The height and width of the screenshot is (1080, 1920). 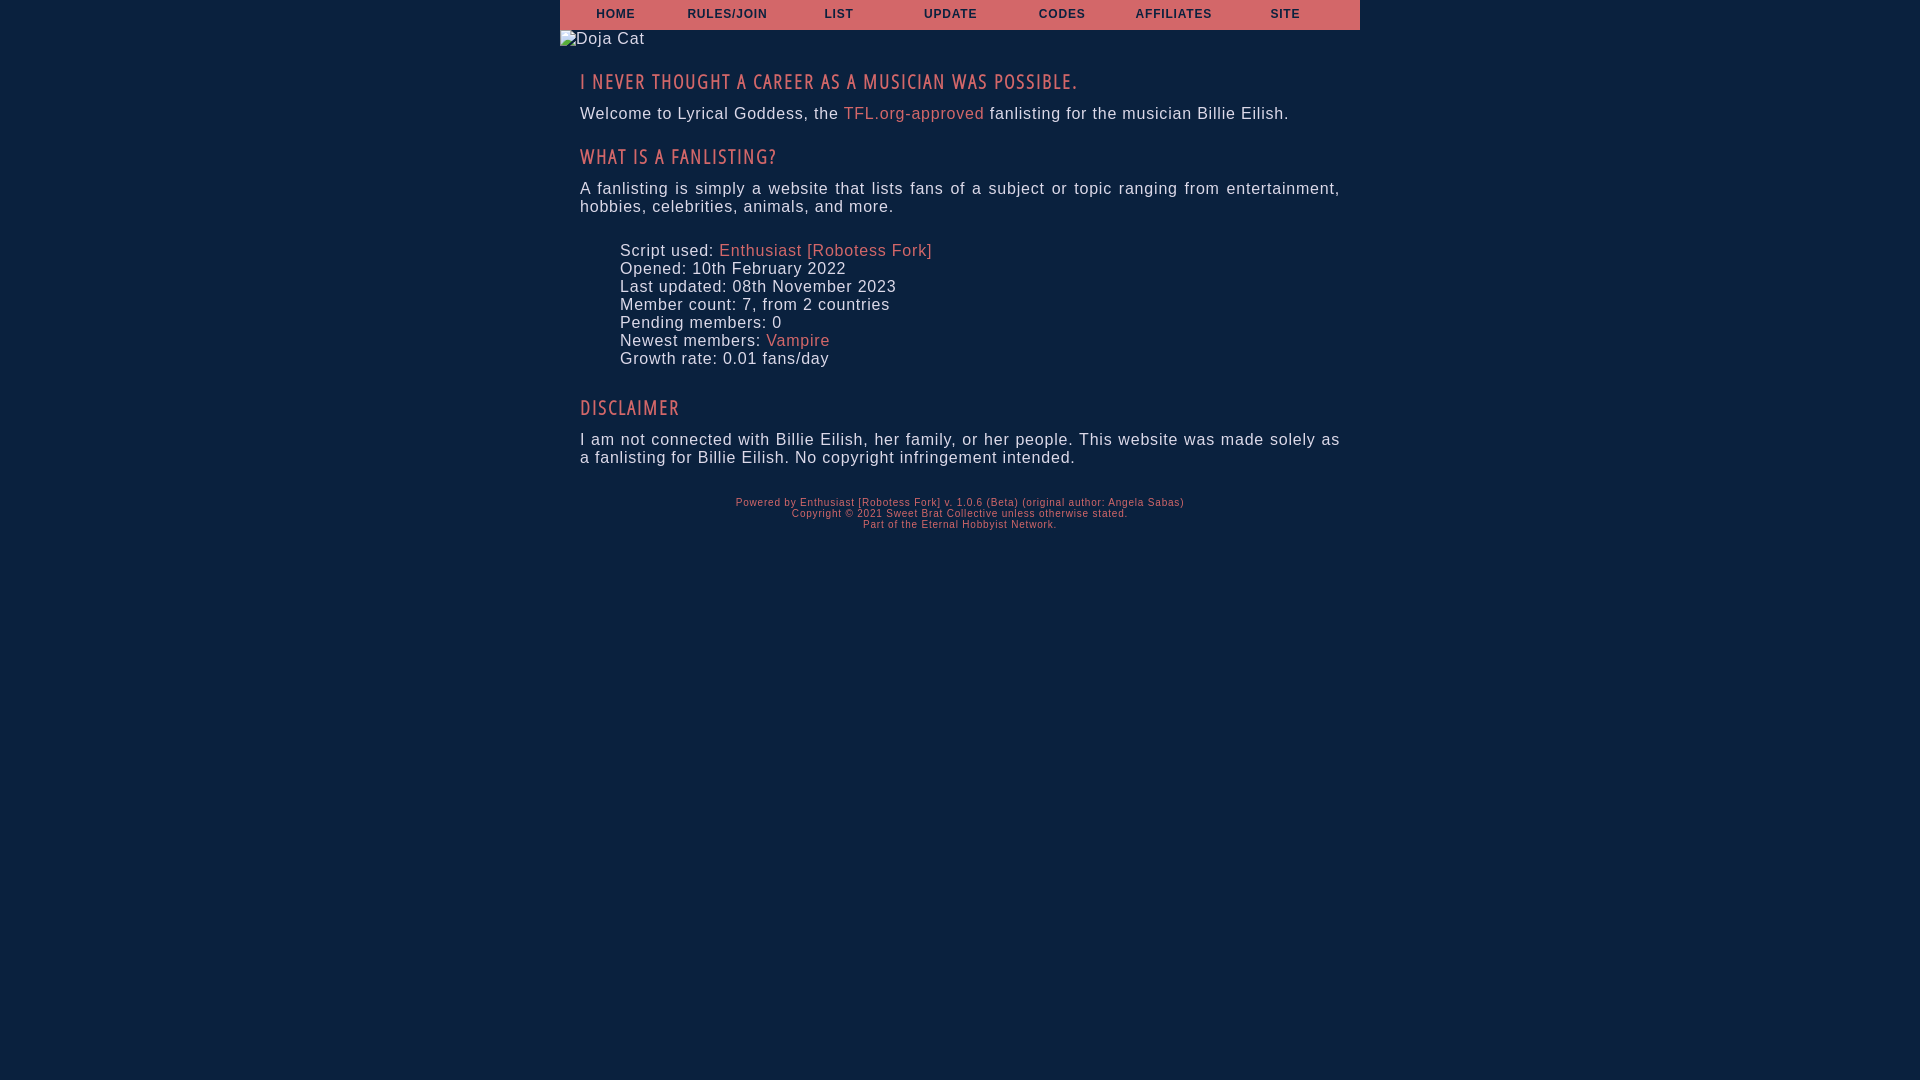 I want to click on 'CODES', so click(x=1038, y=14).